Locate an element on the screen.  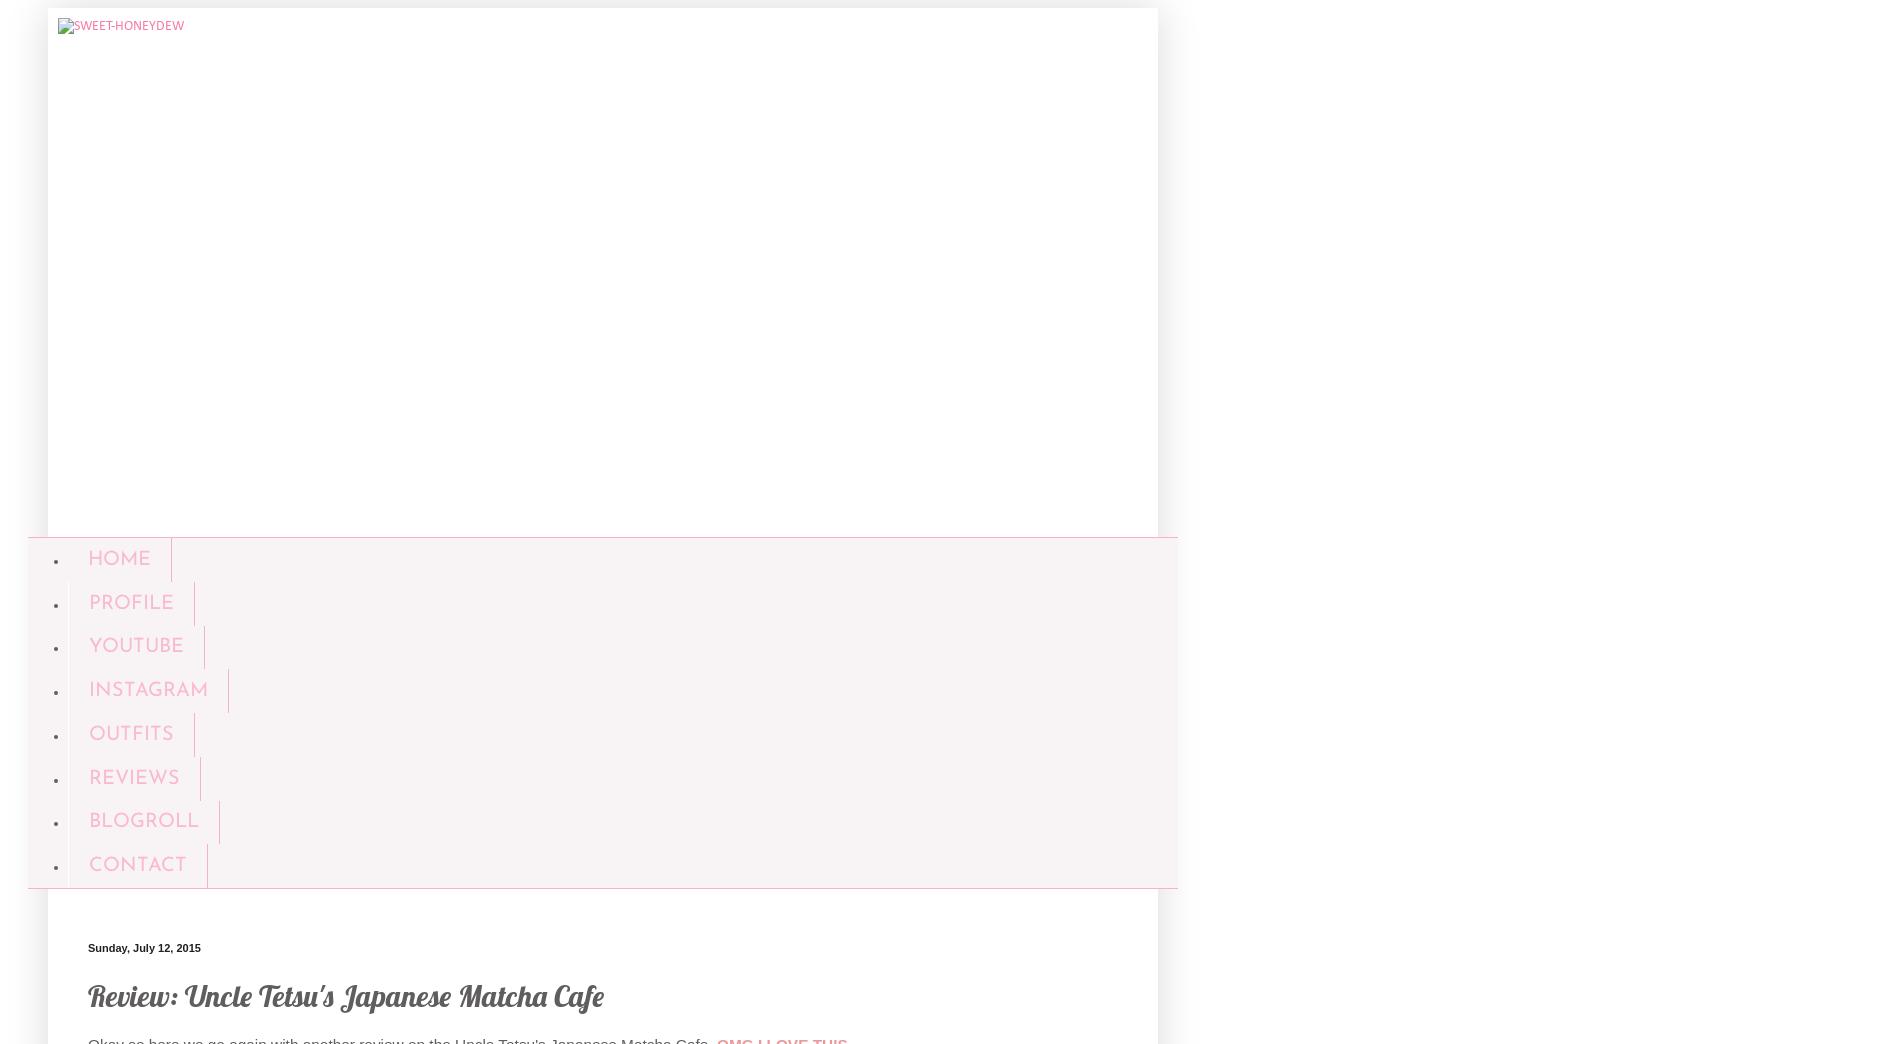
'YOUTUBE' is located at coordinates (135, 646).